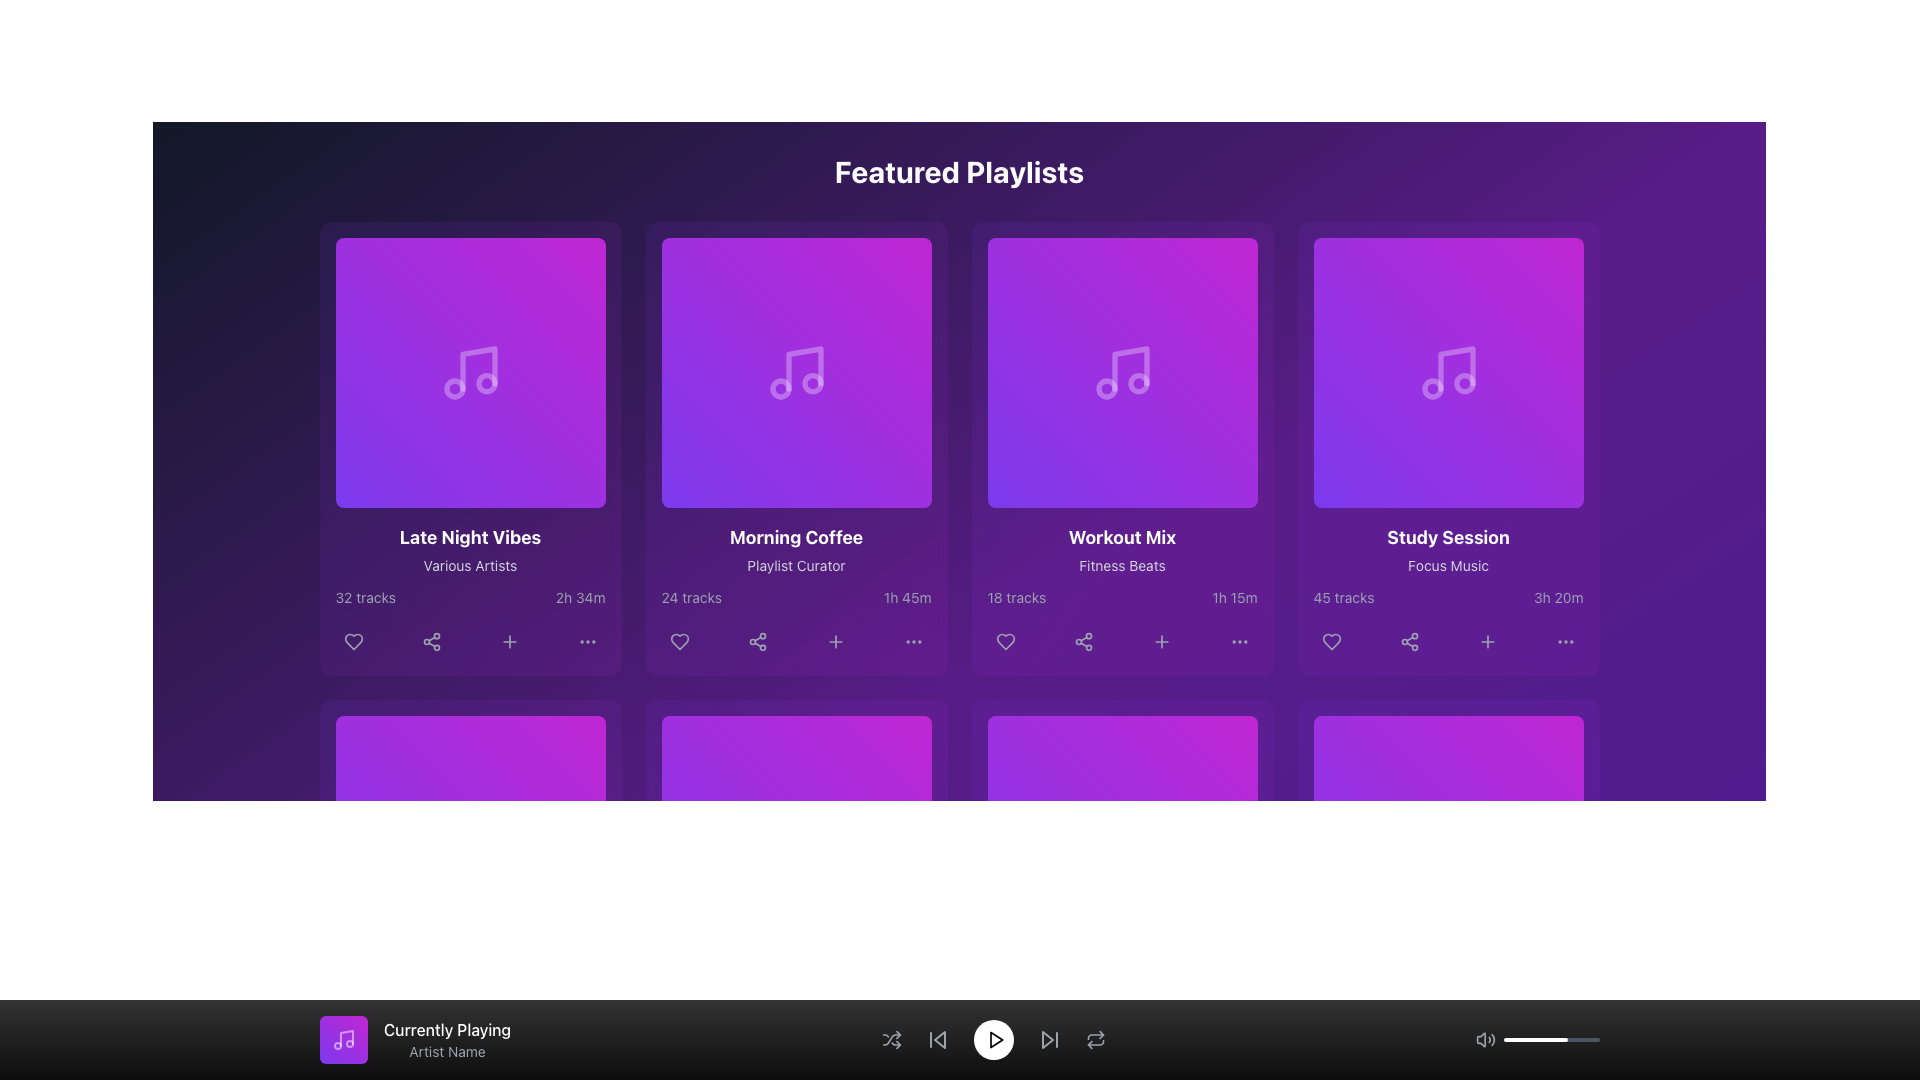 The width and height of the screenshot is (1920, 1080). What do you see at coordinates (1122, 373) in the screenshot?
I see `the Circular button with a play icon` at bounding box center [1122, 373].